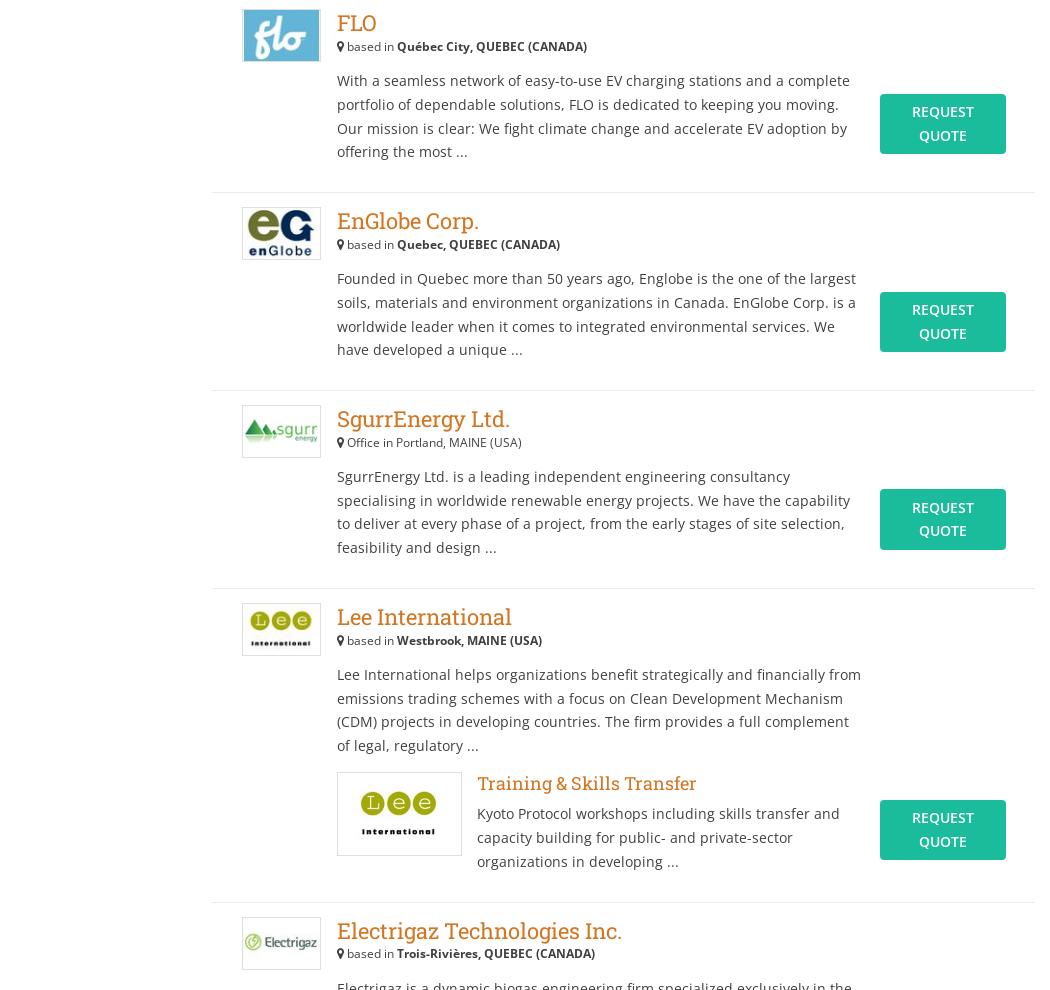  I want to click on 'Privacy', so click(84, 115).